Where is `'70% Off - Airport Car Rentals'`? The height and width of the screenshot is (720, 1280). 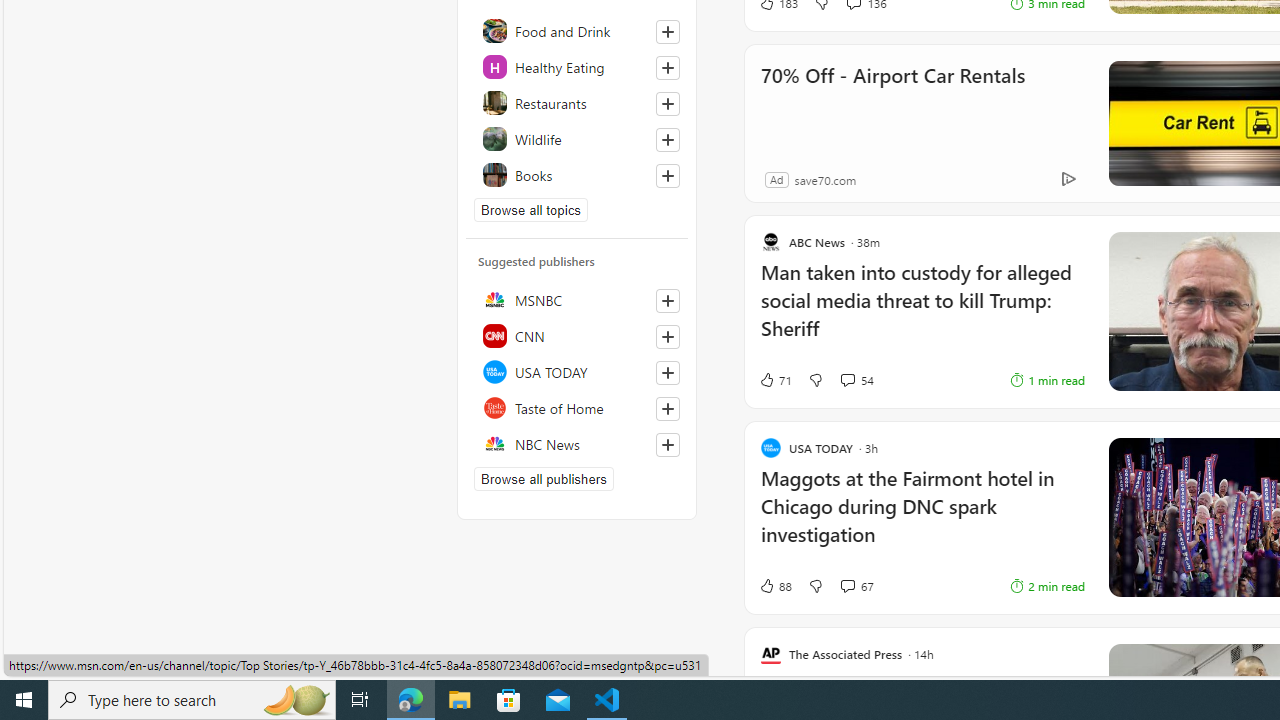
'70% Off - Airport Car Rentals' is located at coordinates (891, 102).